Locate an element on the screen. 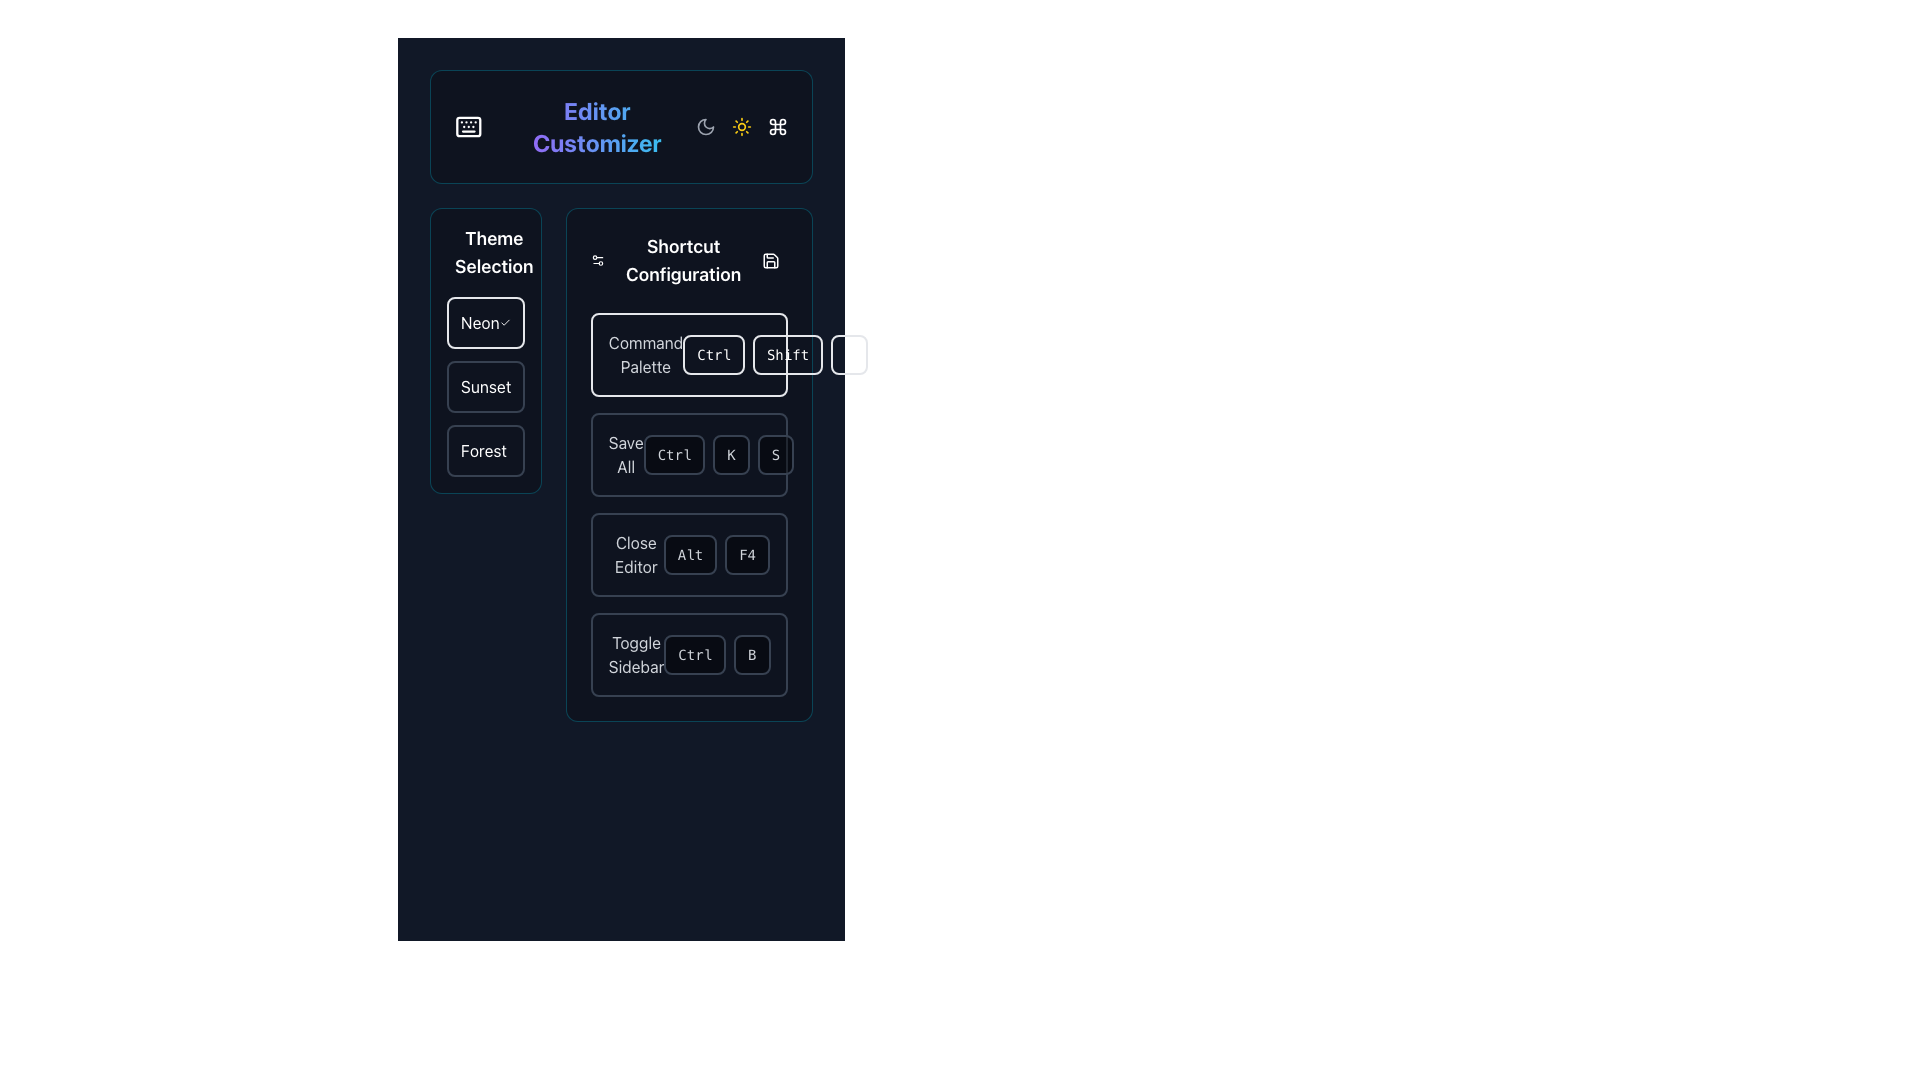 The height and width of the screenshot is (1080, 1920). the 'Forest' theme option in the left sidebar is located at coordinates (483, 451).